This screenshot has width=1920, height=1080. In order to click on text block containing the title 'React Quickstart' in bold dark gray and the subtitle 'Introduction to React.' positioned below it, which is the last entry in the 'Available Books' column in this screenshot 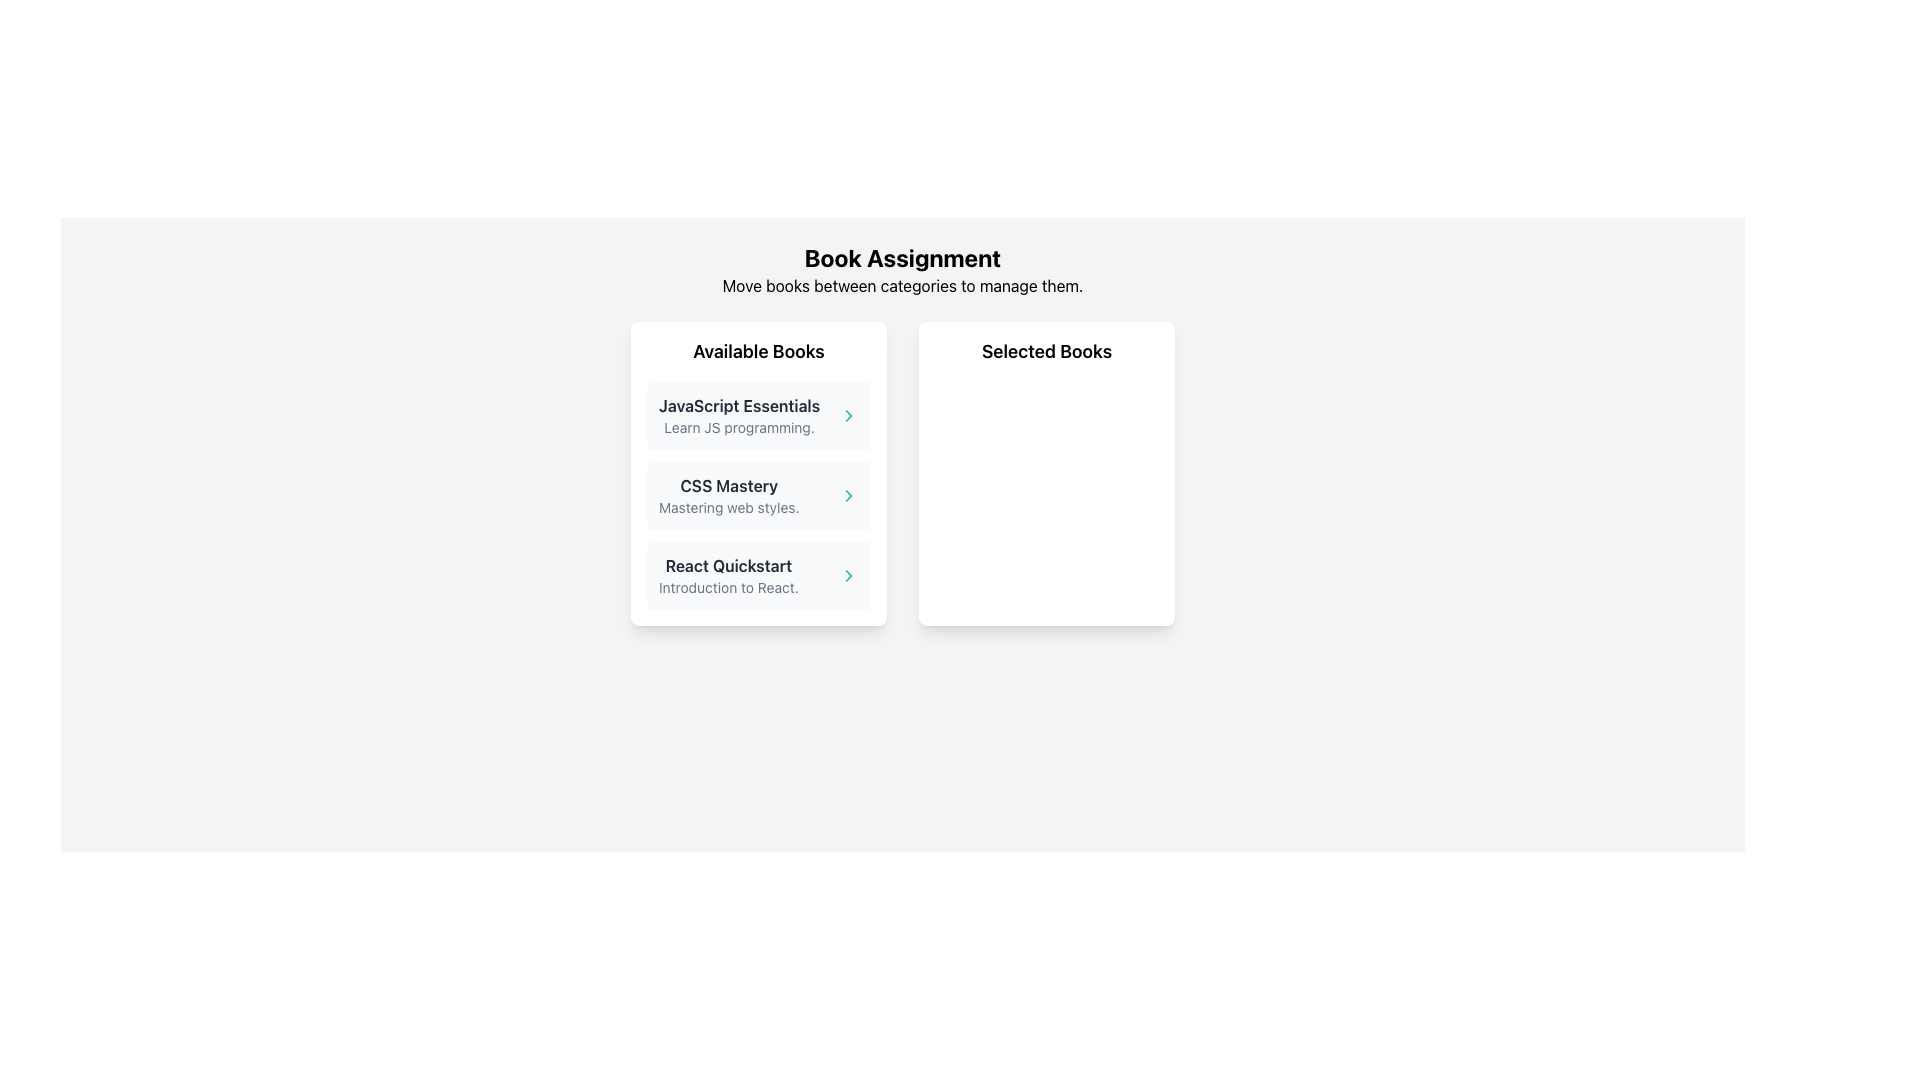, I will do `click(727, 575)`.